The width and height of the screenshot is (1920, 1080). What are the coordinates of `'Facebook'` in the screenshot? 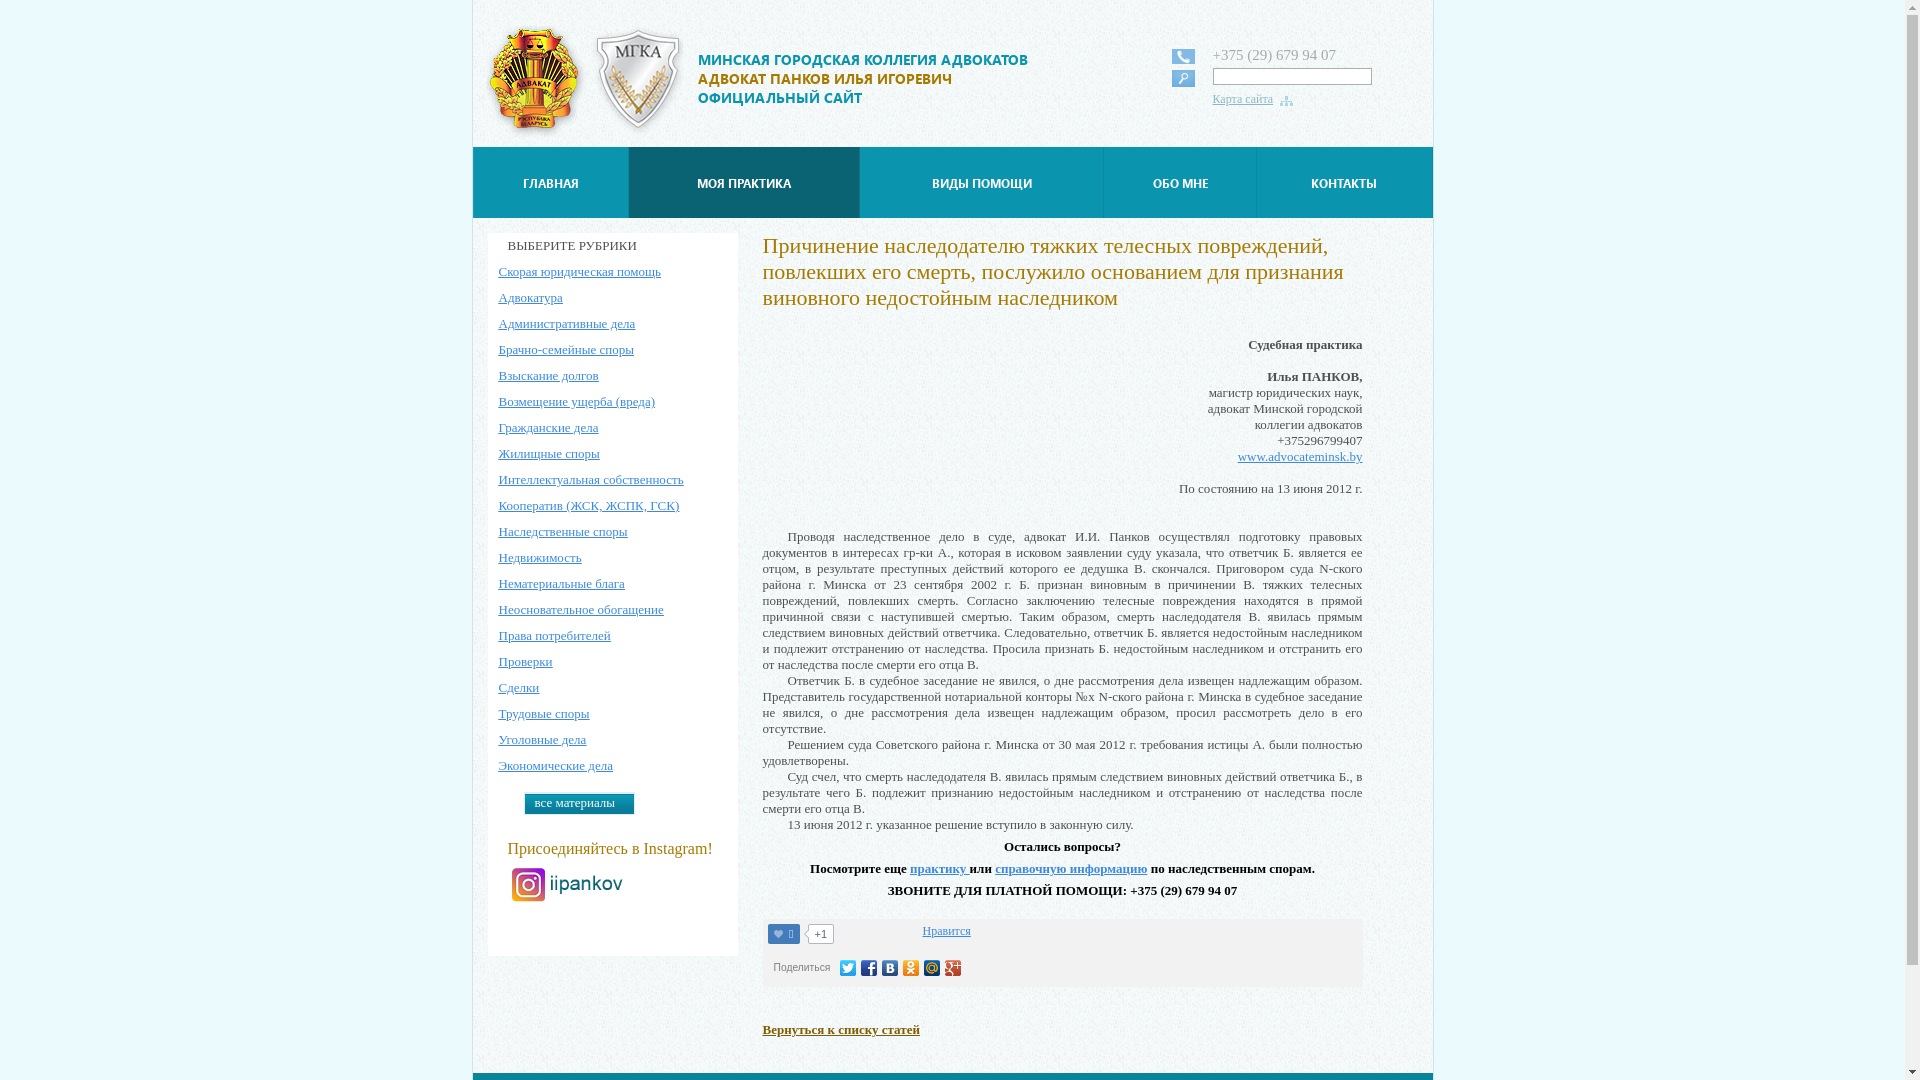 It's located at (859, 967).